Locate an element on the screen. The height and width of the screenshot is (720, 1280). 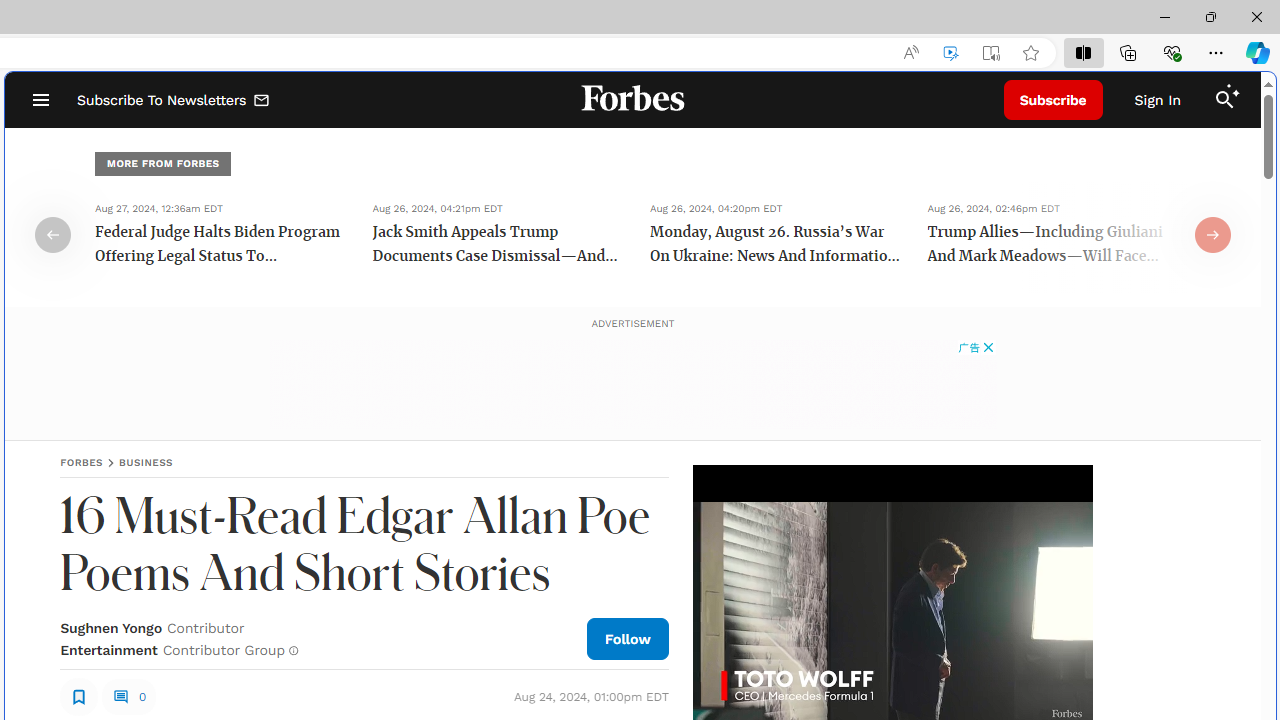
'Open Navigation Menu' is located at coordinates (40, 100).